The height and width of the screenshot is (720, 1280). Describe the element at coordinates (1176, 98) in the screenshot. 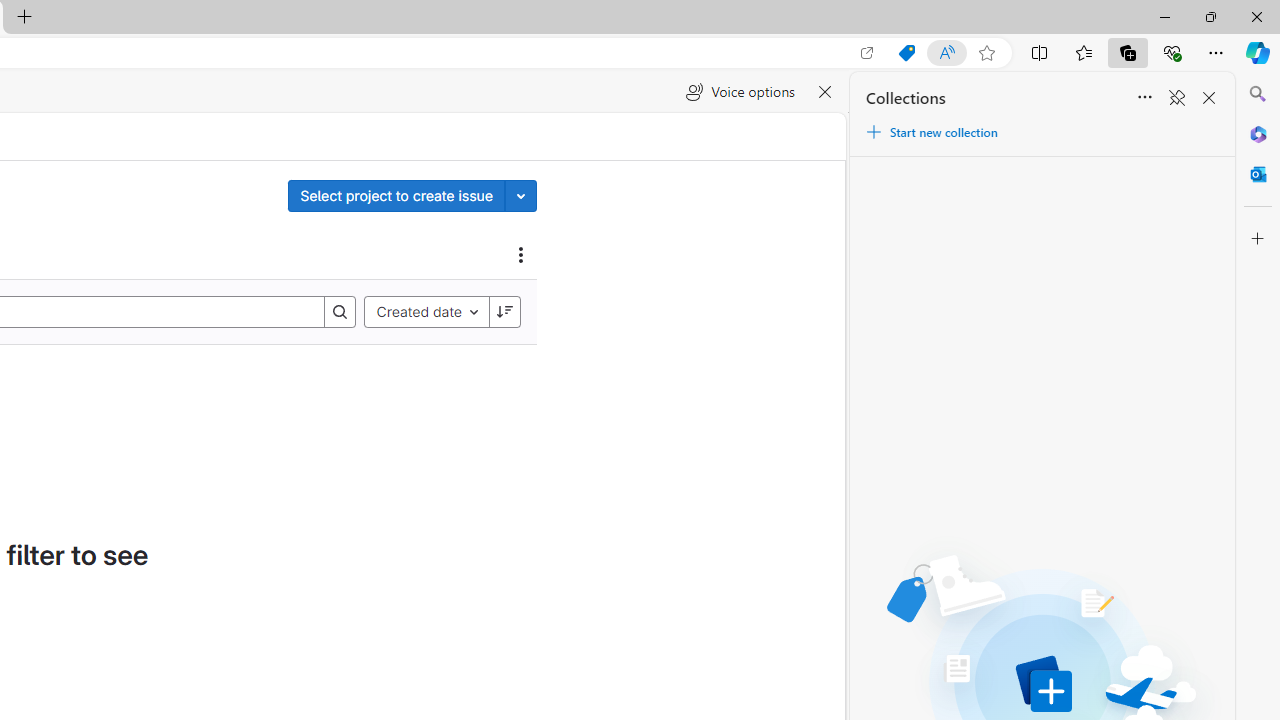

I see `'Unpin Collections'` at that location.